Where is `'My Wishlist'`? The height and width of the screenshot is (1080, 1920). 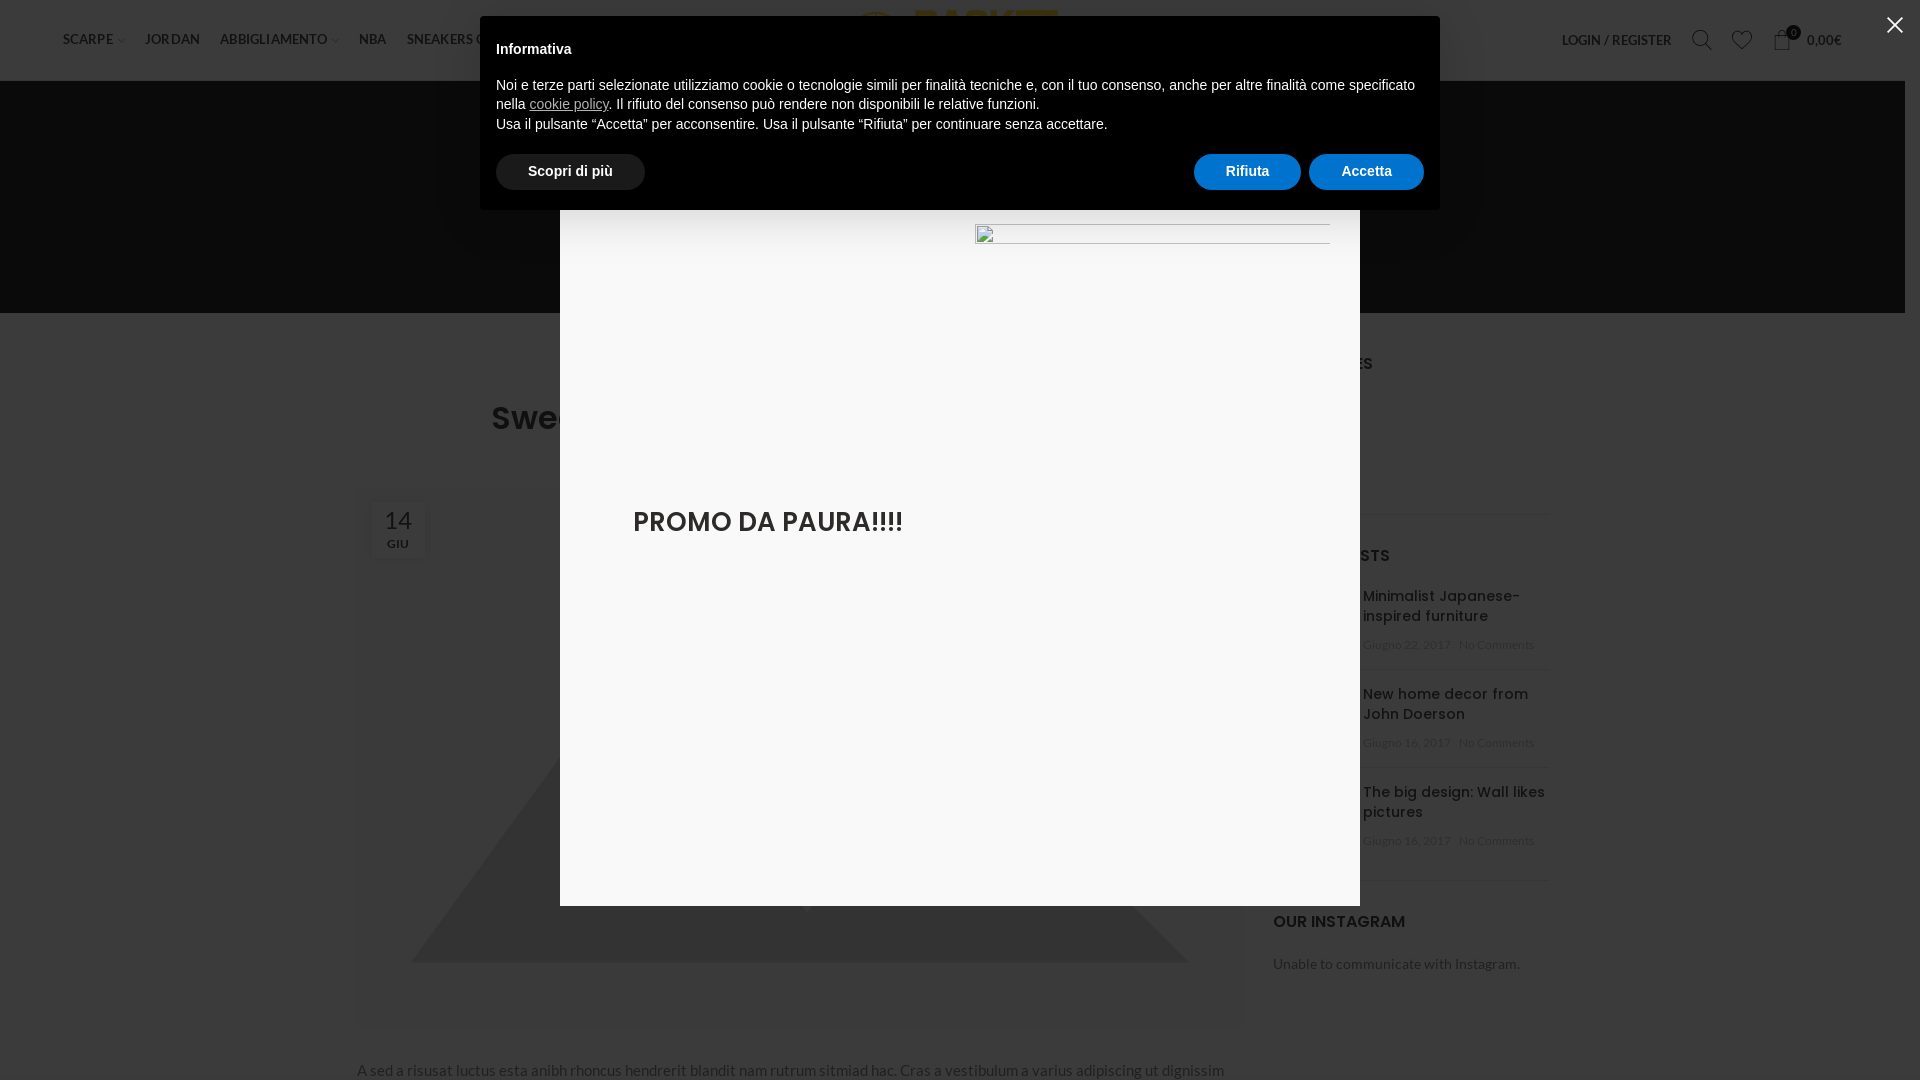
'My Wishlist' is located at coordinates (1741, 39).